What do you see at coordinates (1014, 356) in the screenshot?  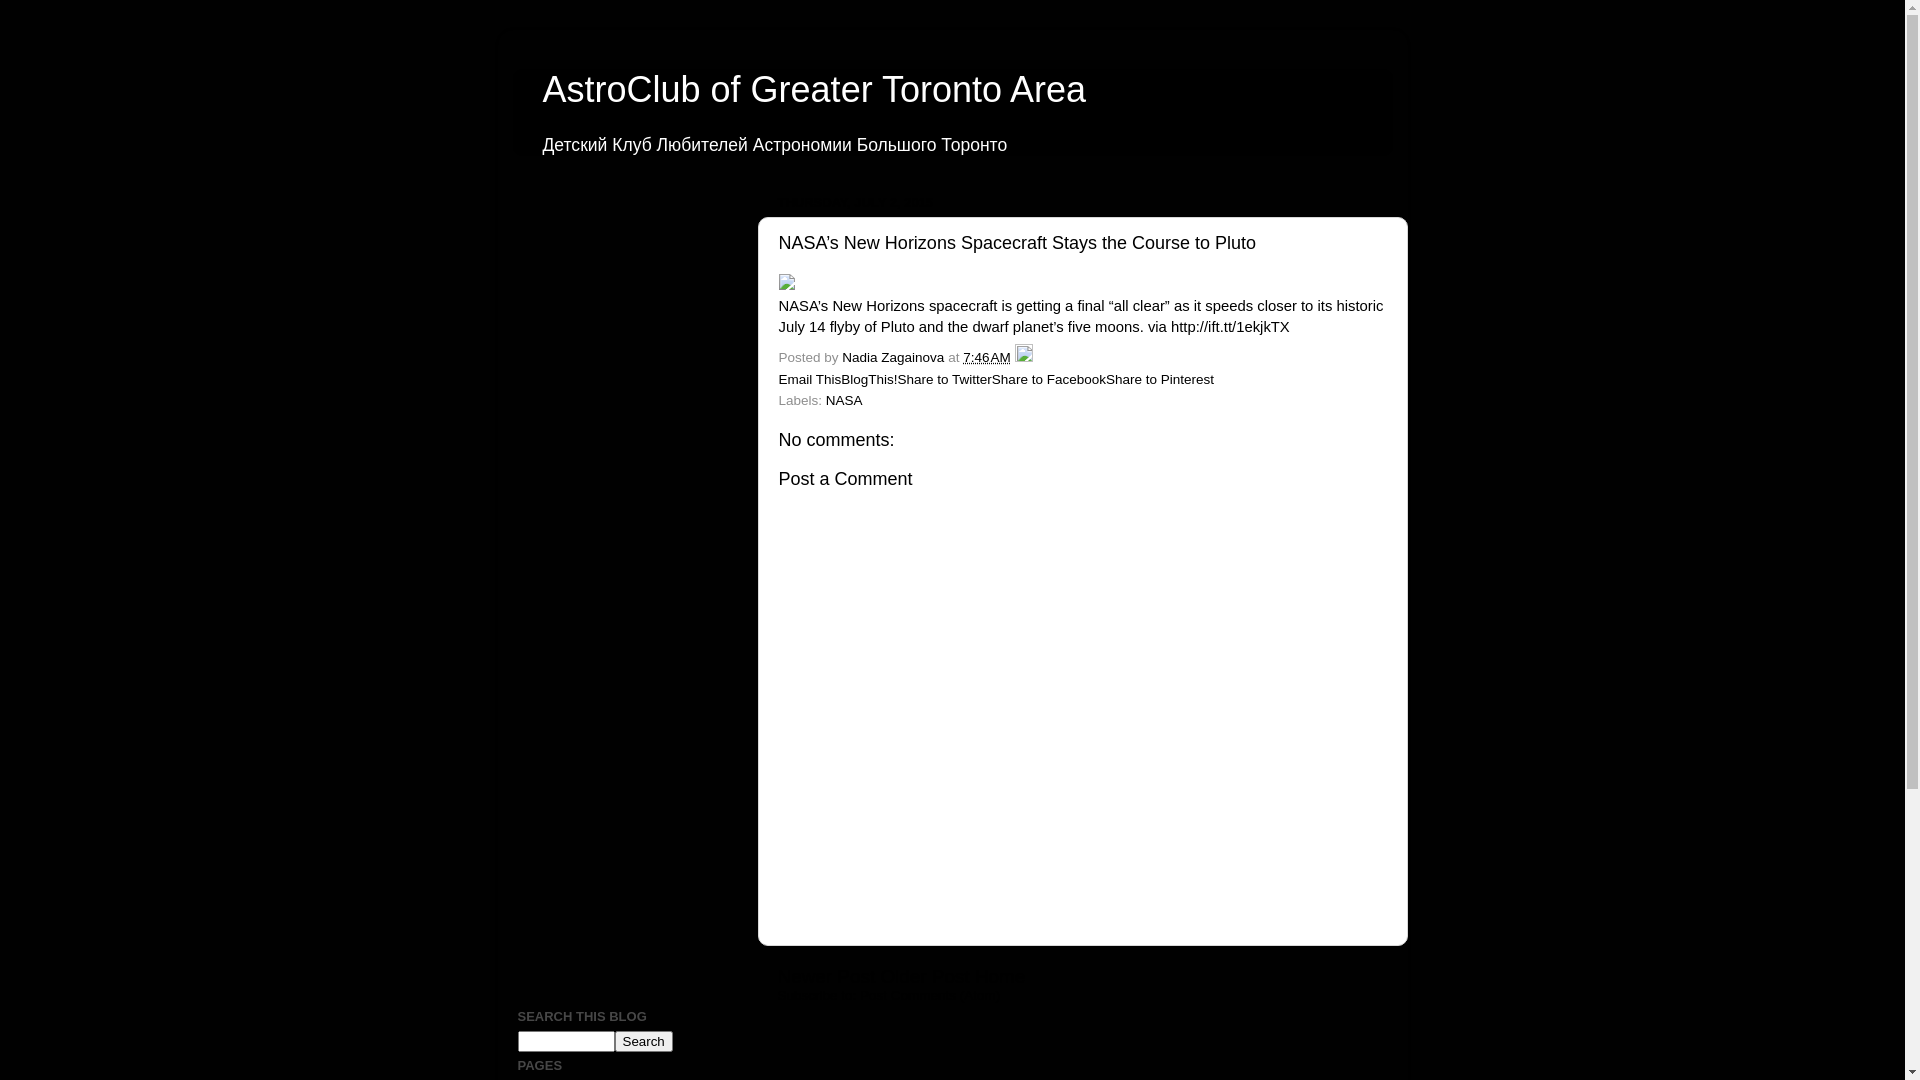 I see `'Edit Post'` at bounding box center [1014, 356].